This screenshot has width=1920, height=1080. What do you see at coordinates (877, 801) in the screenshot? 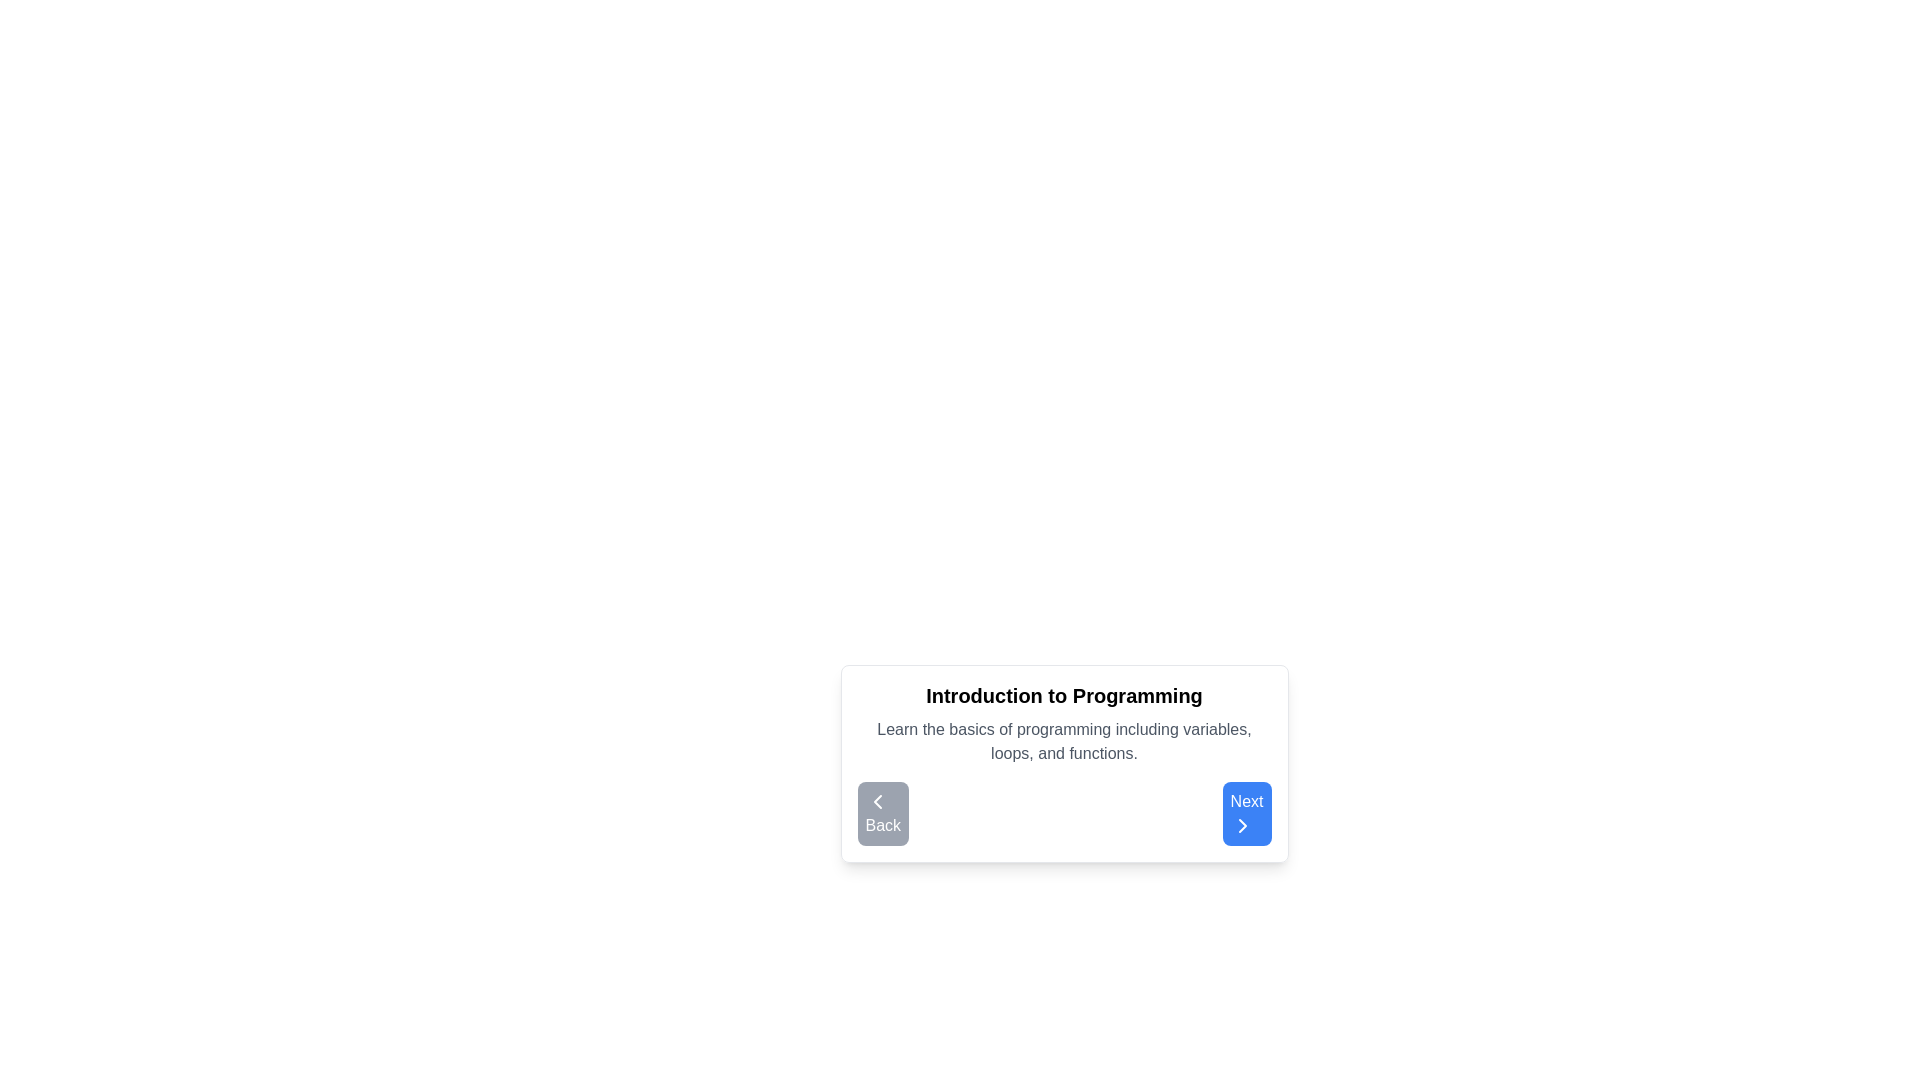
I see `the 'Back' button icon located at the bottom-left corner of the card` at bounding box center [877, 801].